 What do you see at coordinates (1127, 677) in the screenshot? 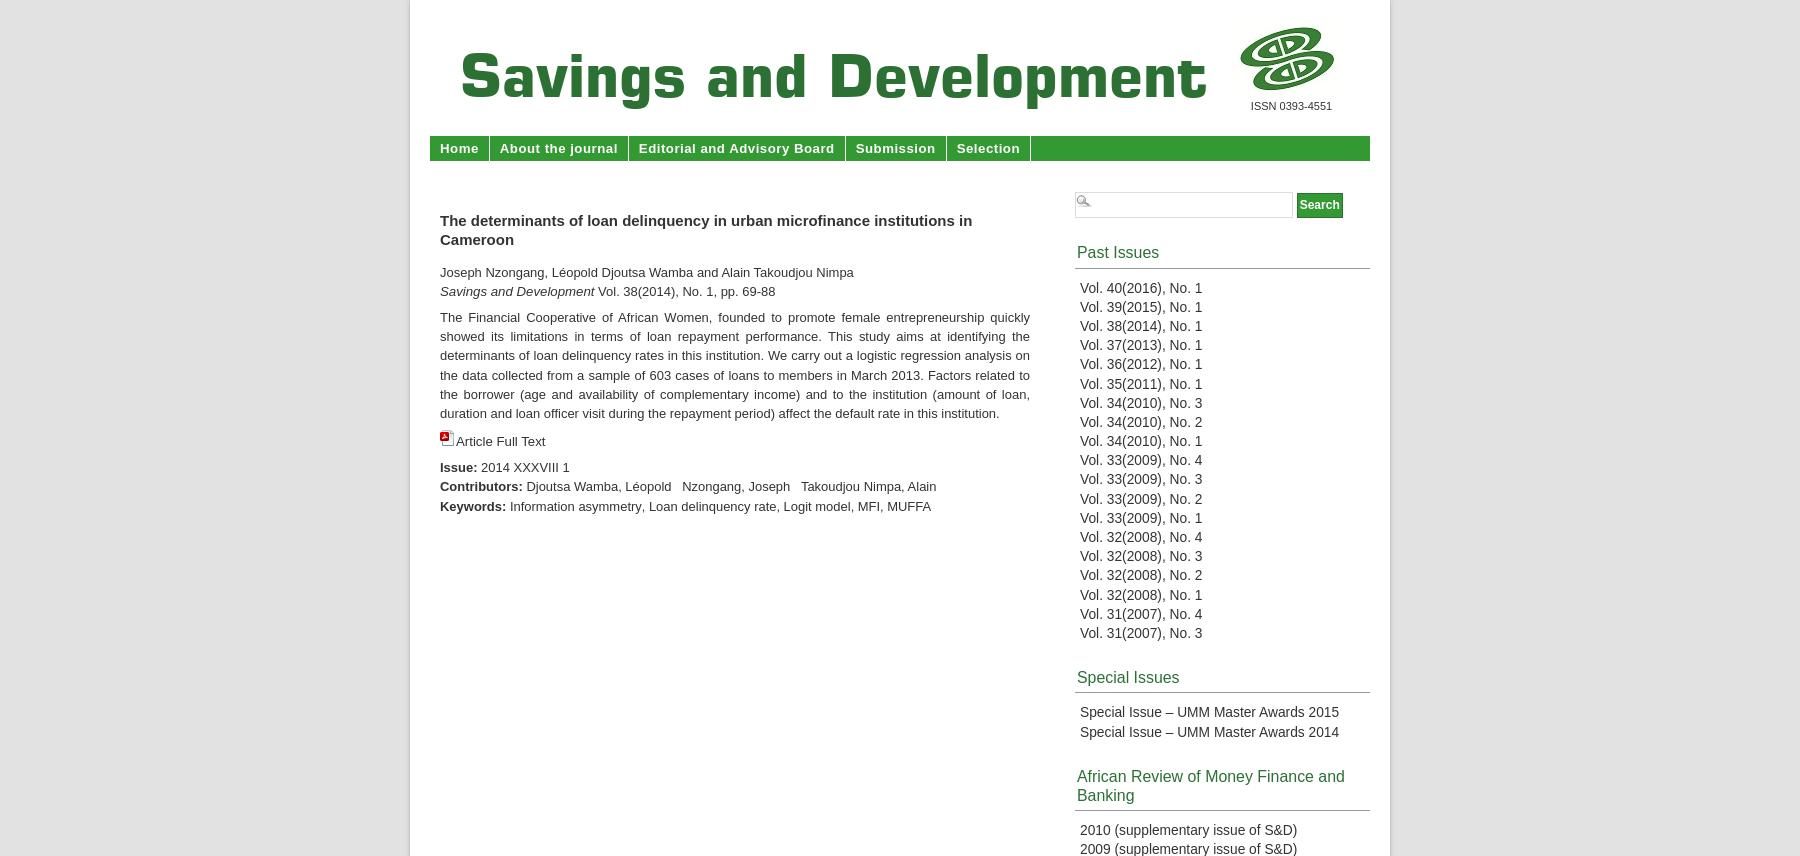
I see `'Special Issues'` at bounding box center [1127, 677].